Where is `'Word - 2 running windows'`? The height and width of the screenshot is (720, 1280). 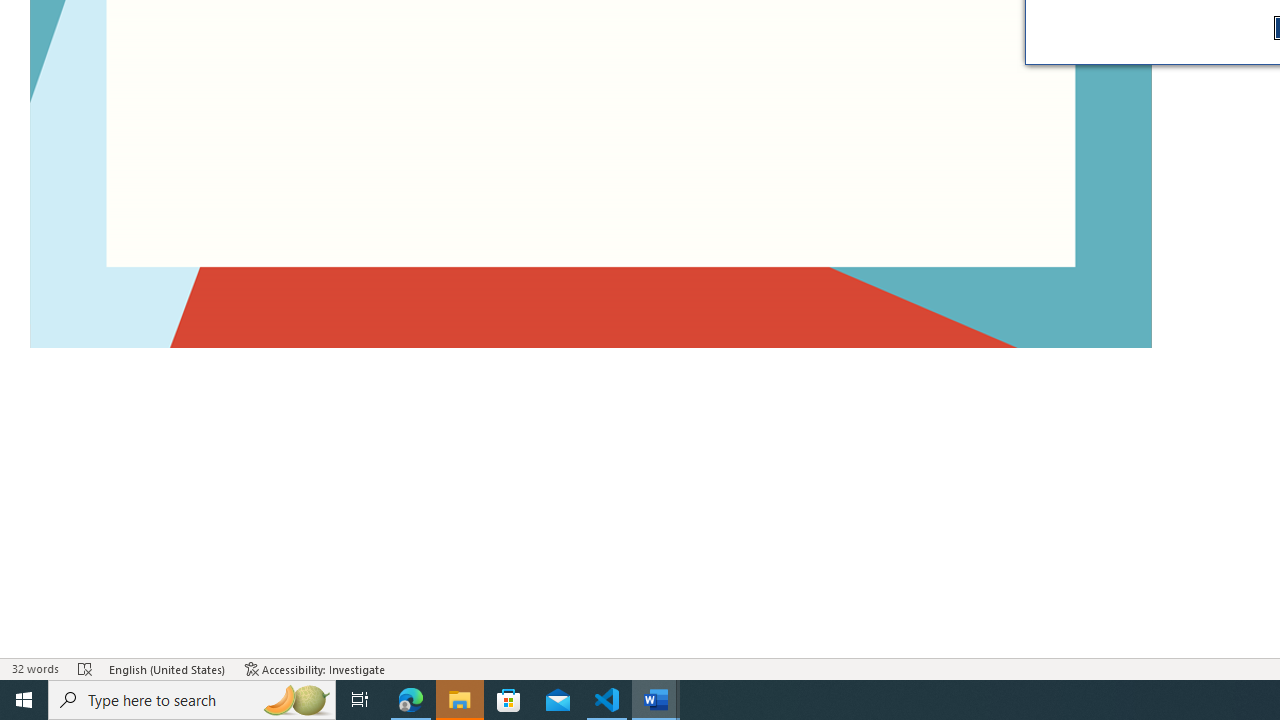 'Word - 2 running windows' is located at coordinates (656, 698).